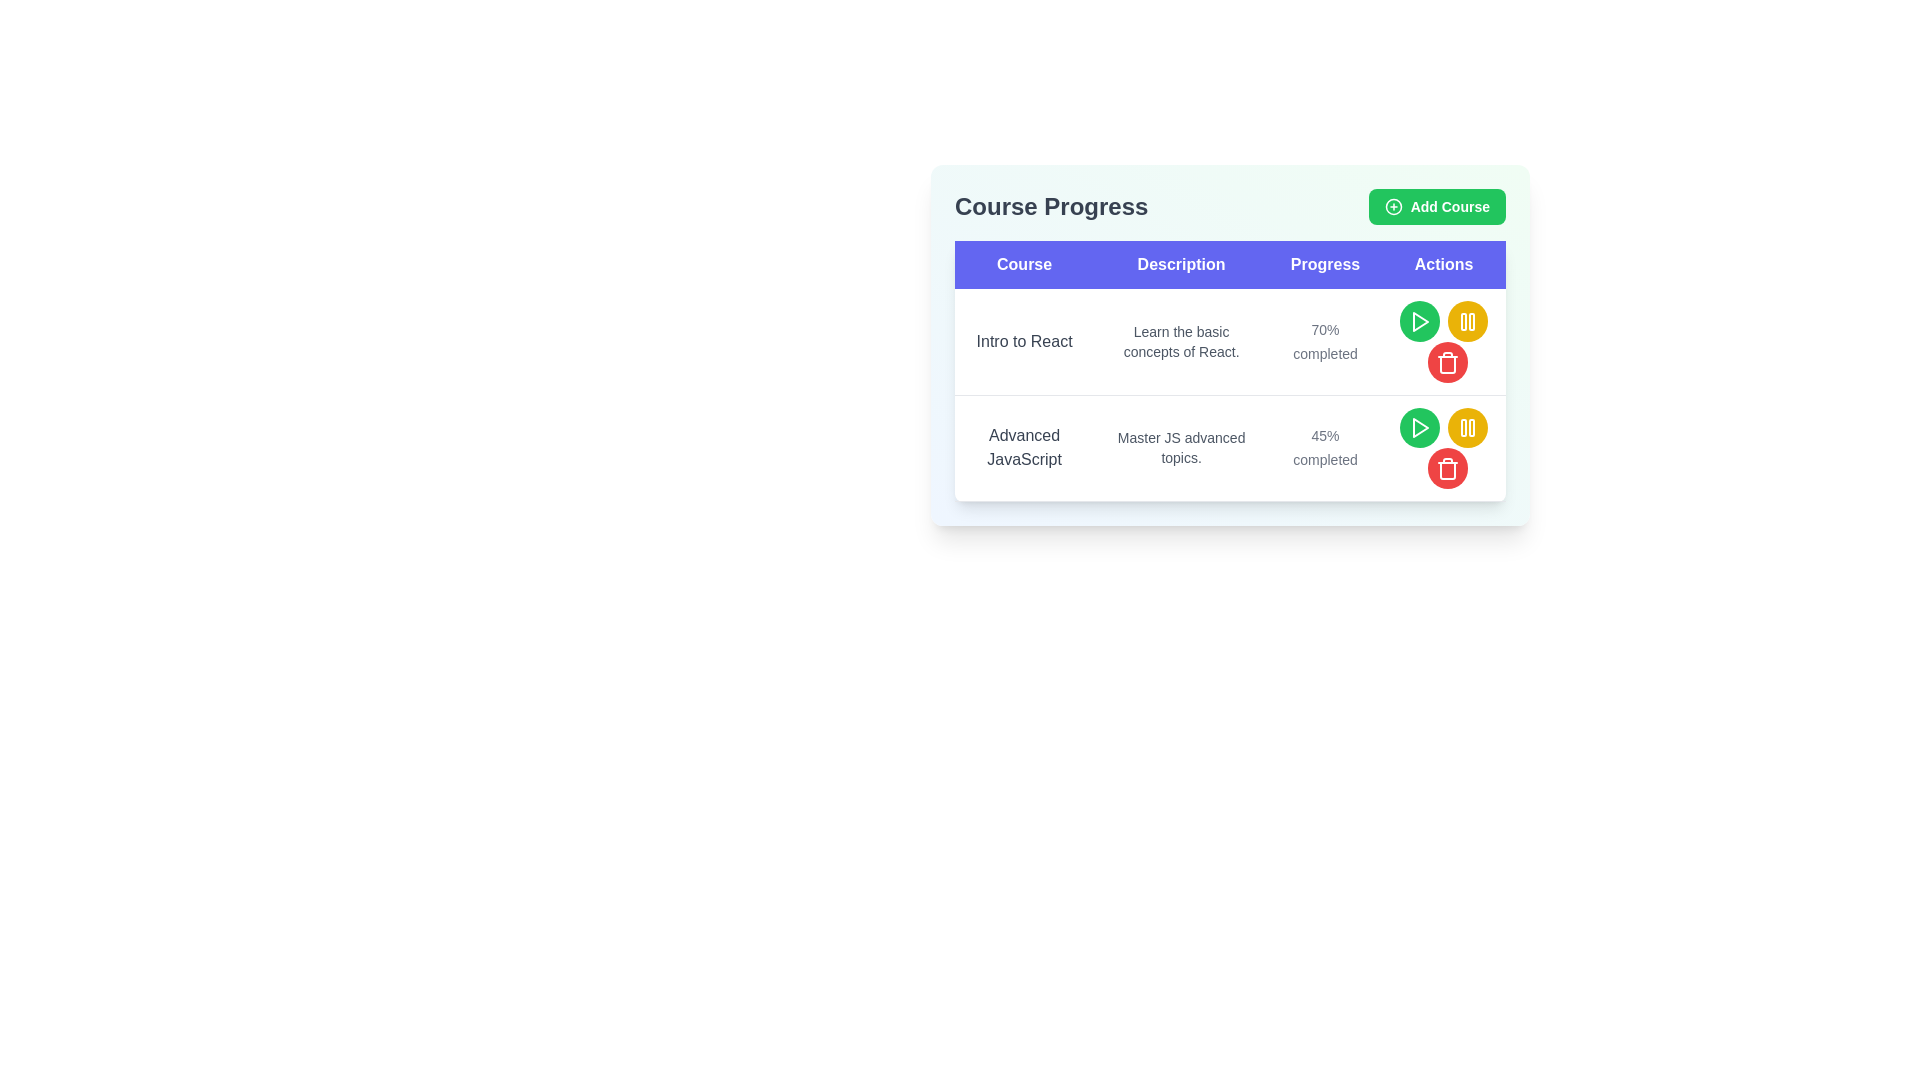  Describe the element at coordinates (1444, 447) in the screenshot. I see `the delete button in the 'Actions' column of the second row in the 'Course Progress' table for the 'Advanced JavaScript' course` at that location.